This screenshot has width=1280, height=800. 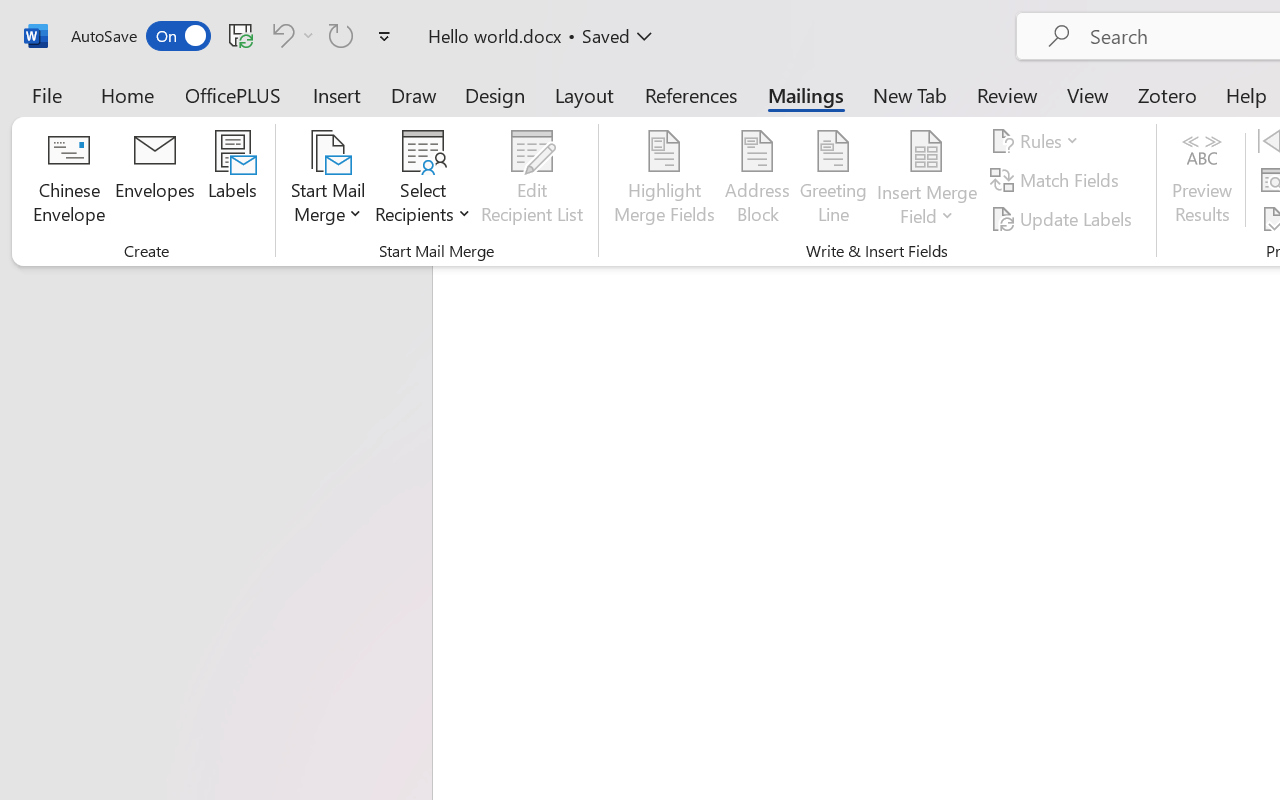 I want to click on 'Insert', so click(x=337, y=94).